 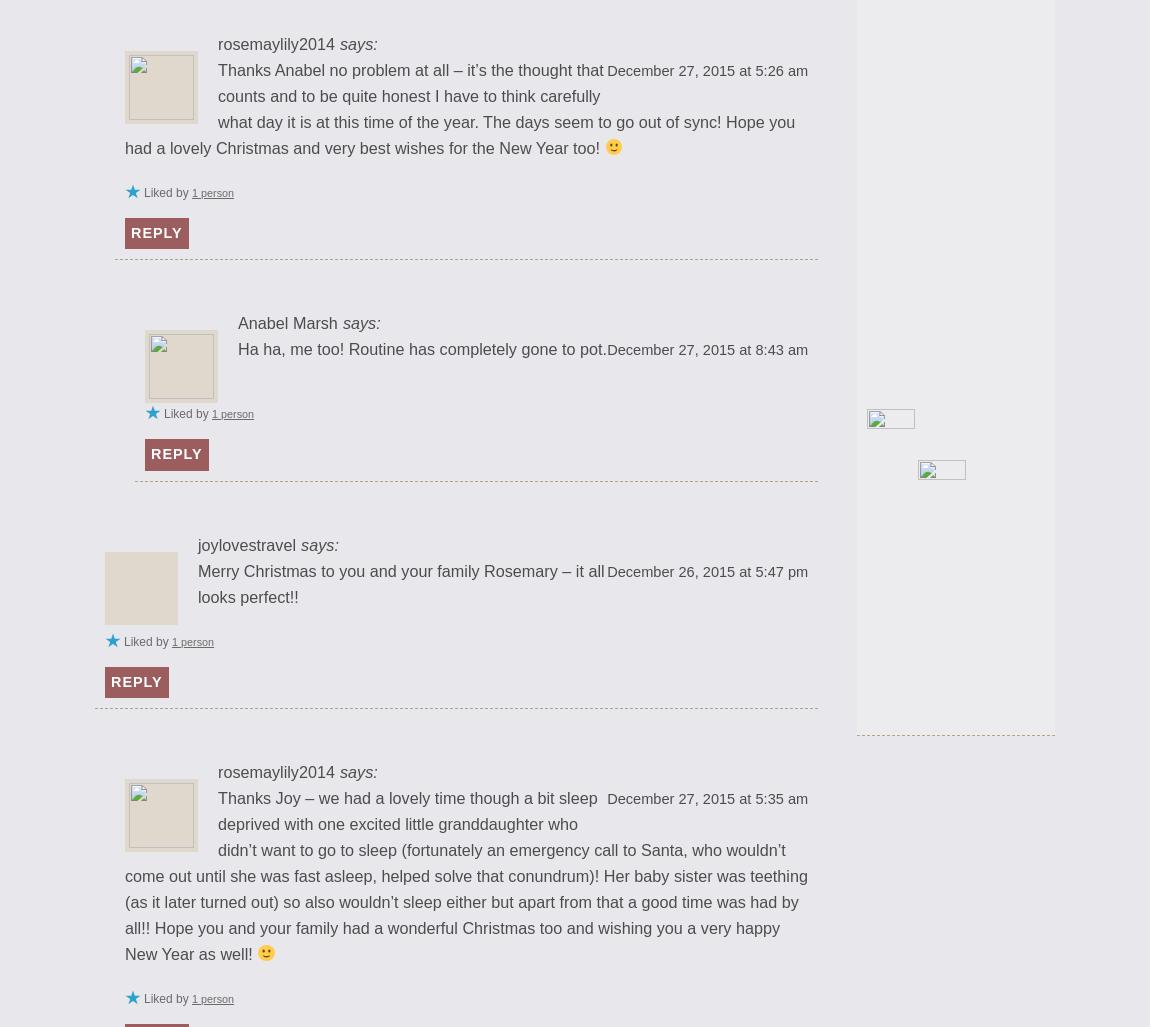 What do you see at coordinates (401, 583) in the screenshot?
I see `'Merry Christmas to you and your family Rosemary – it all looks perfect!!'` at bounding box center [401, 583].